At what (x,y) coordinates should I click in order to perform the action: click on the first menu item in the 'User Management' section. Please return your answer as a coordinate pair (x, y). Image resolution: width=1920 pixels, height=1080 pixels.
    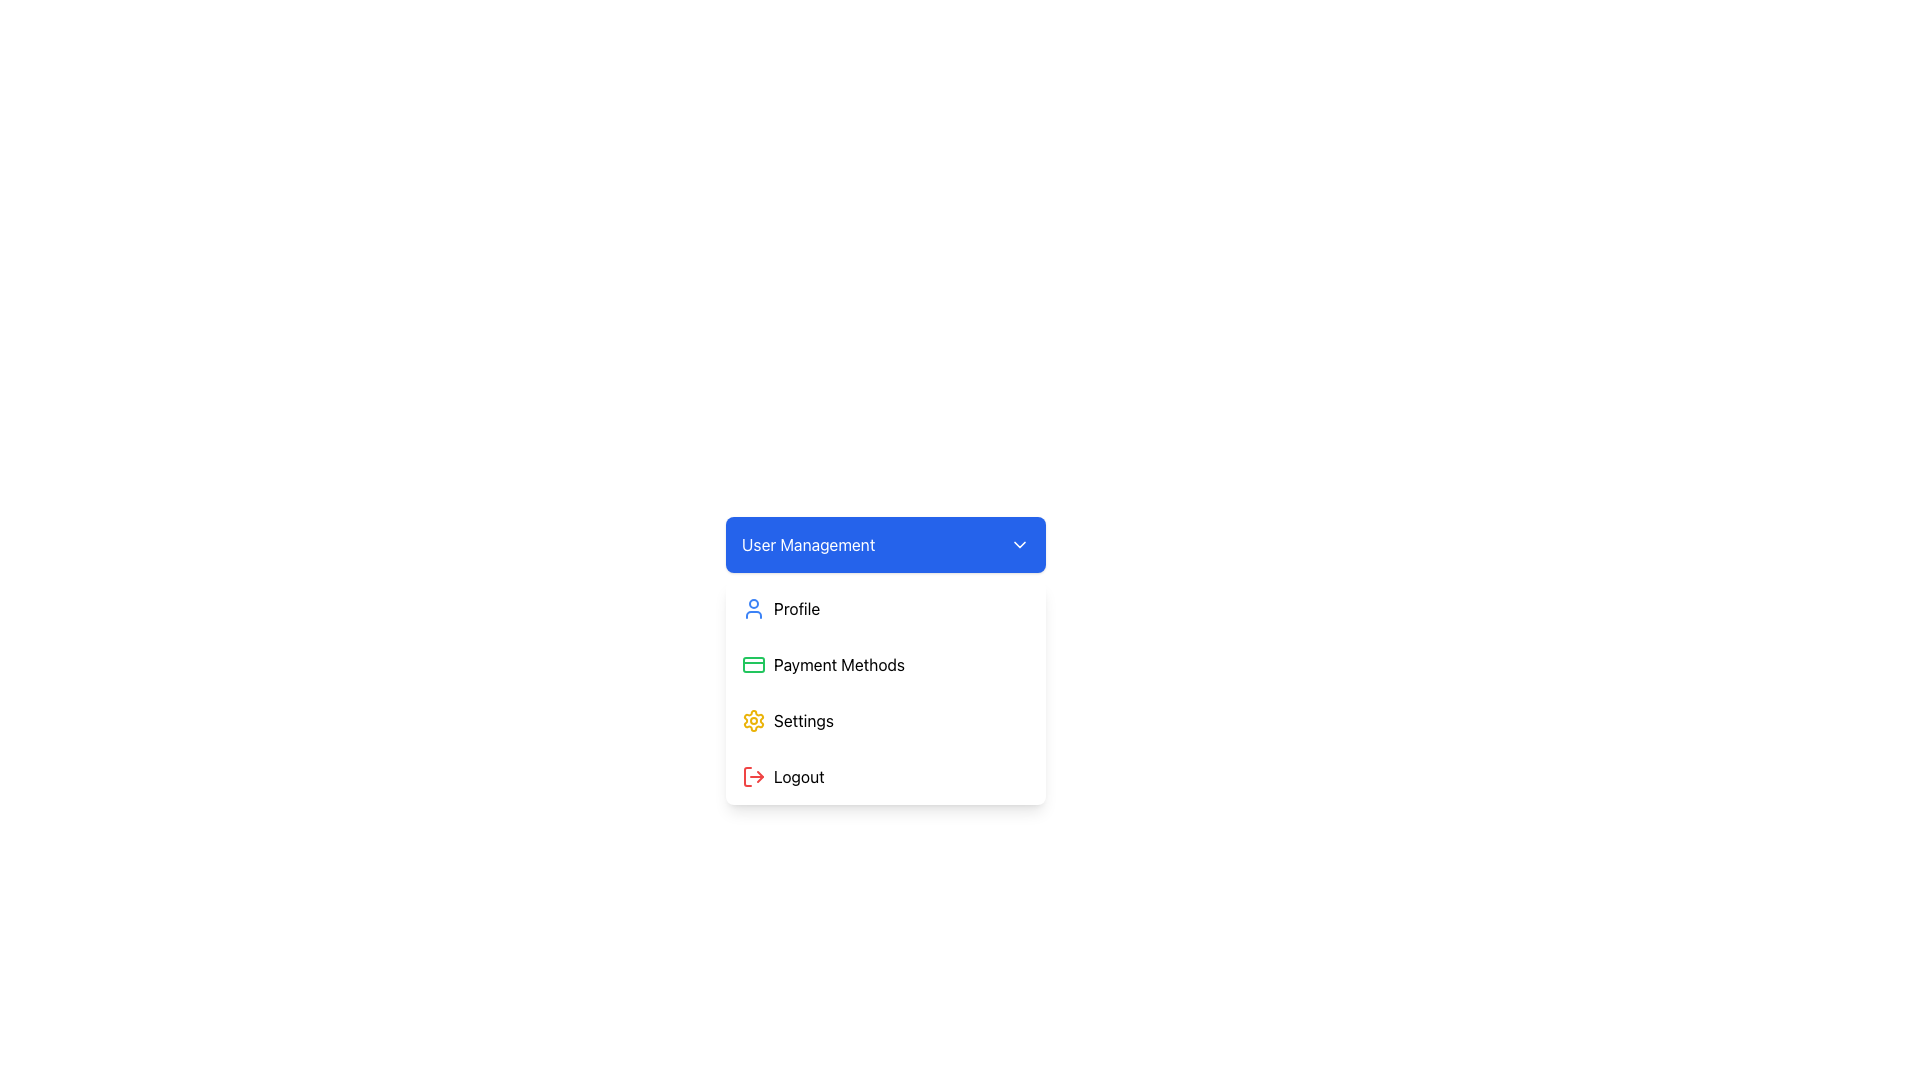
    Looking at the image, I should click on (885, 608).